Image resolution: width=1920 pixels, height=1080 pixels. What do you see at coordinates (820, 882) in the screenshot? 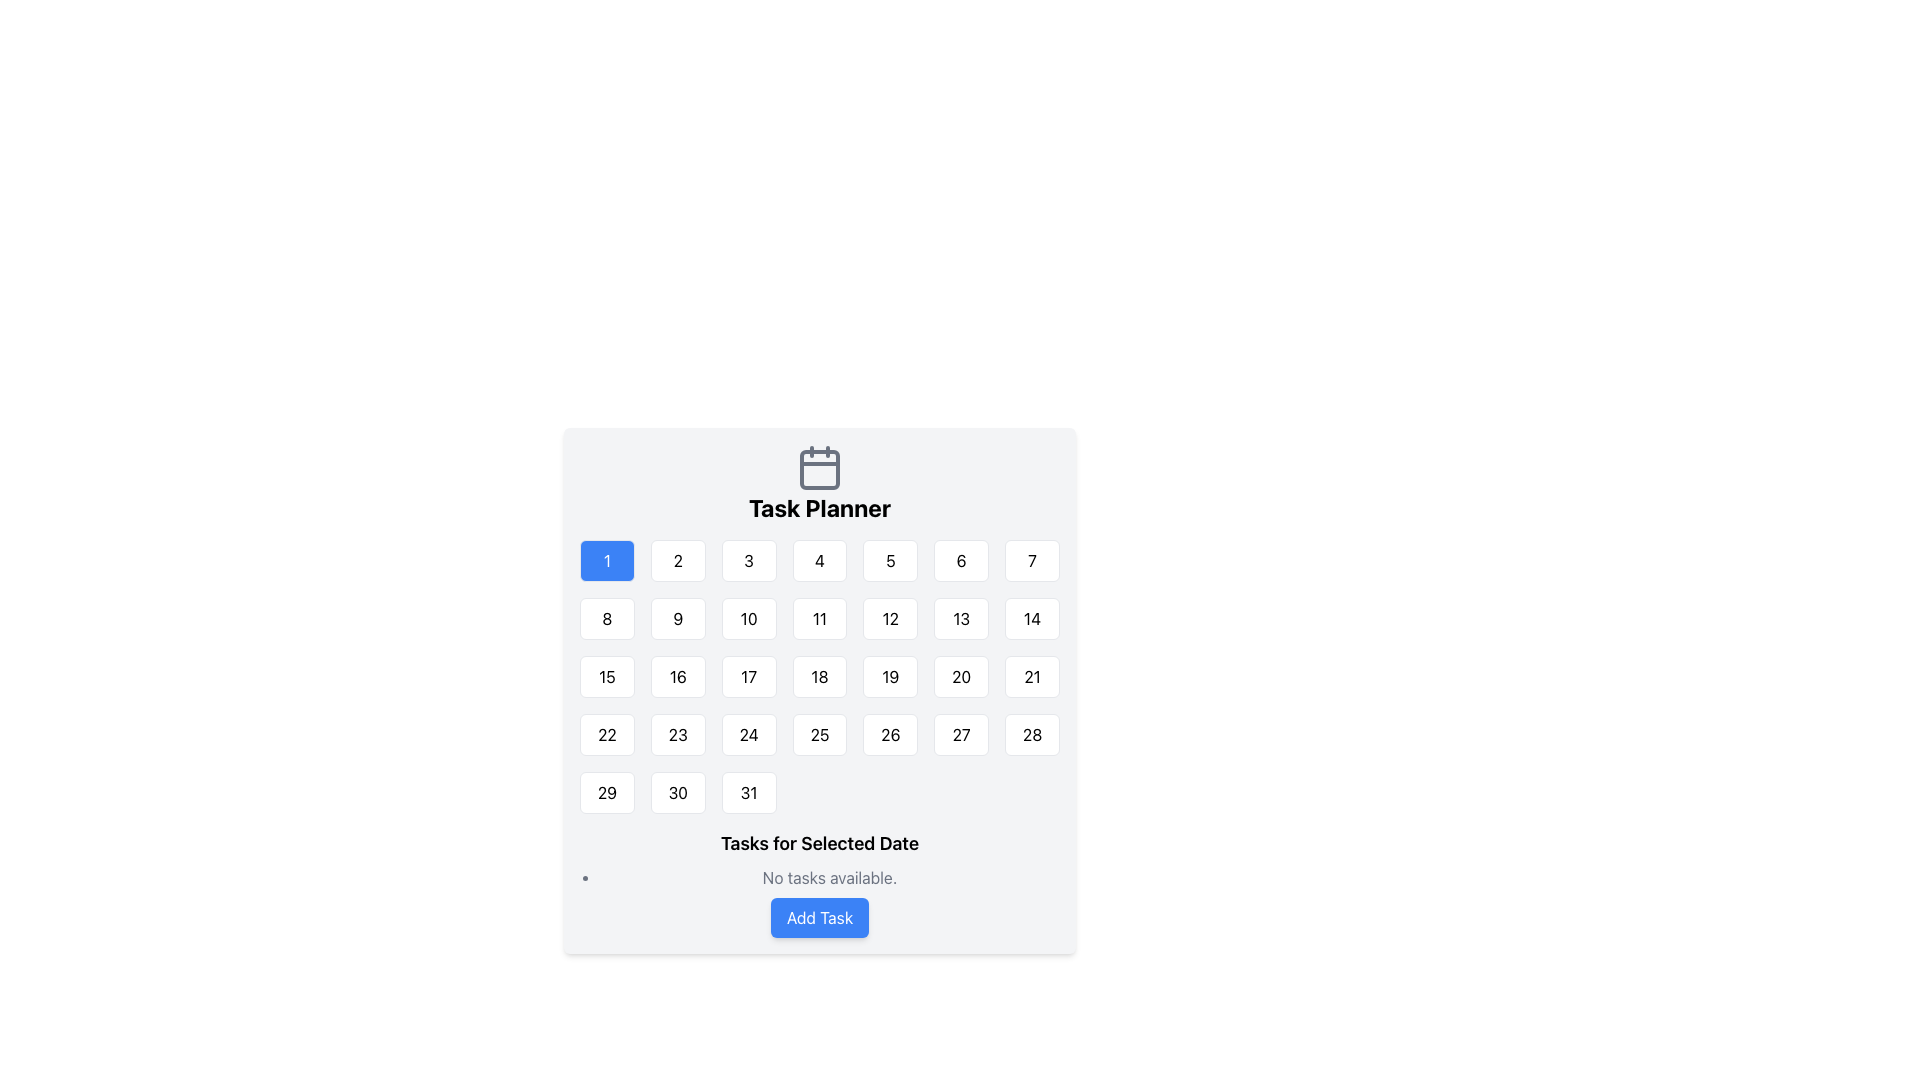
I see `information displayed in the gray text label indicating no available tasks located in the task display section, above the 'Add Task' button` at bounding box center [820, 882].